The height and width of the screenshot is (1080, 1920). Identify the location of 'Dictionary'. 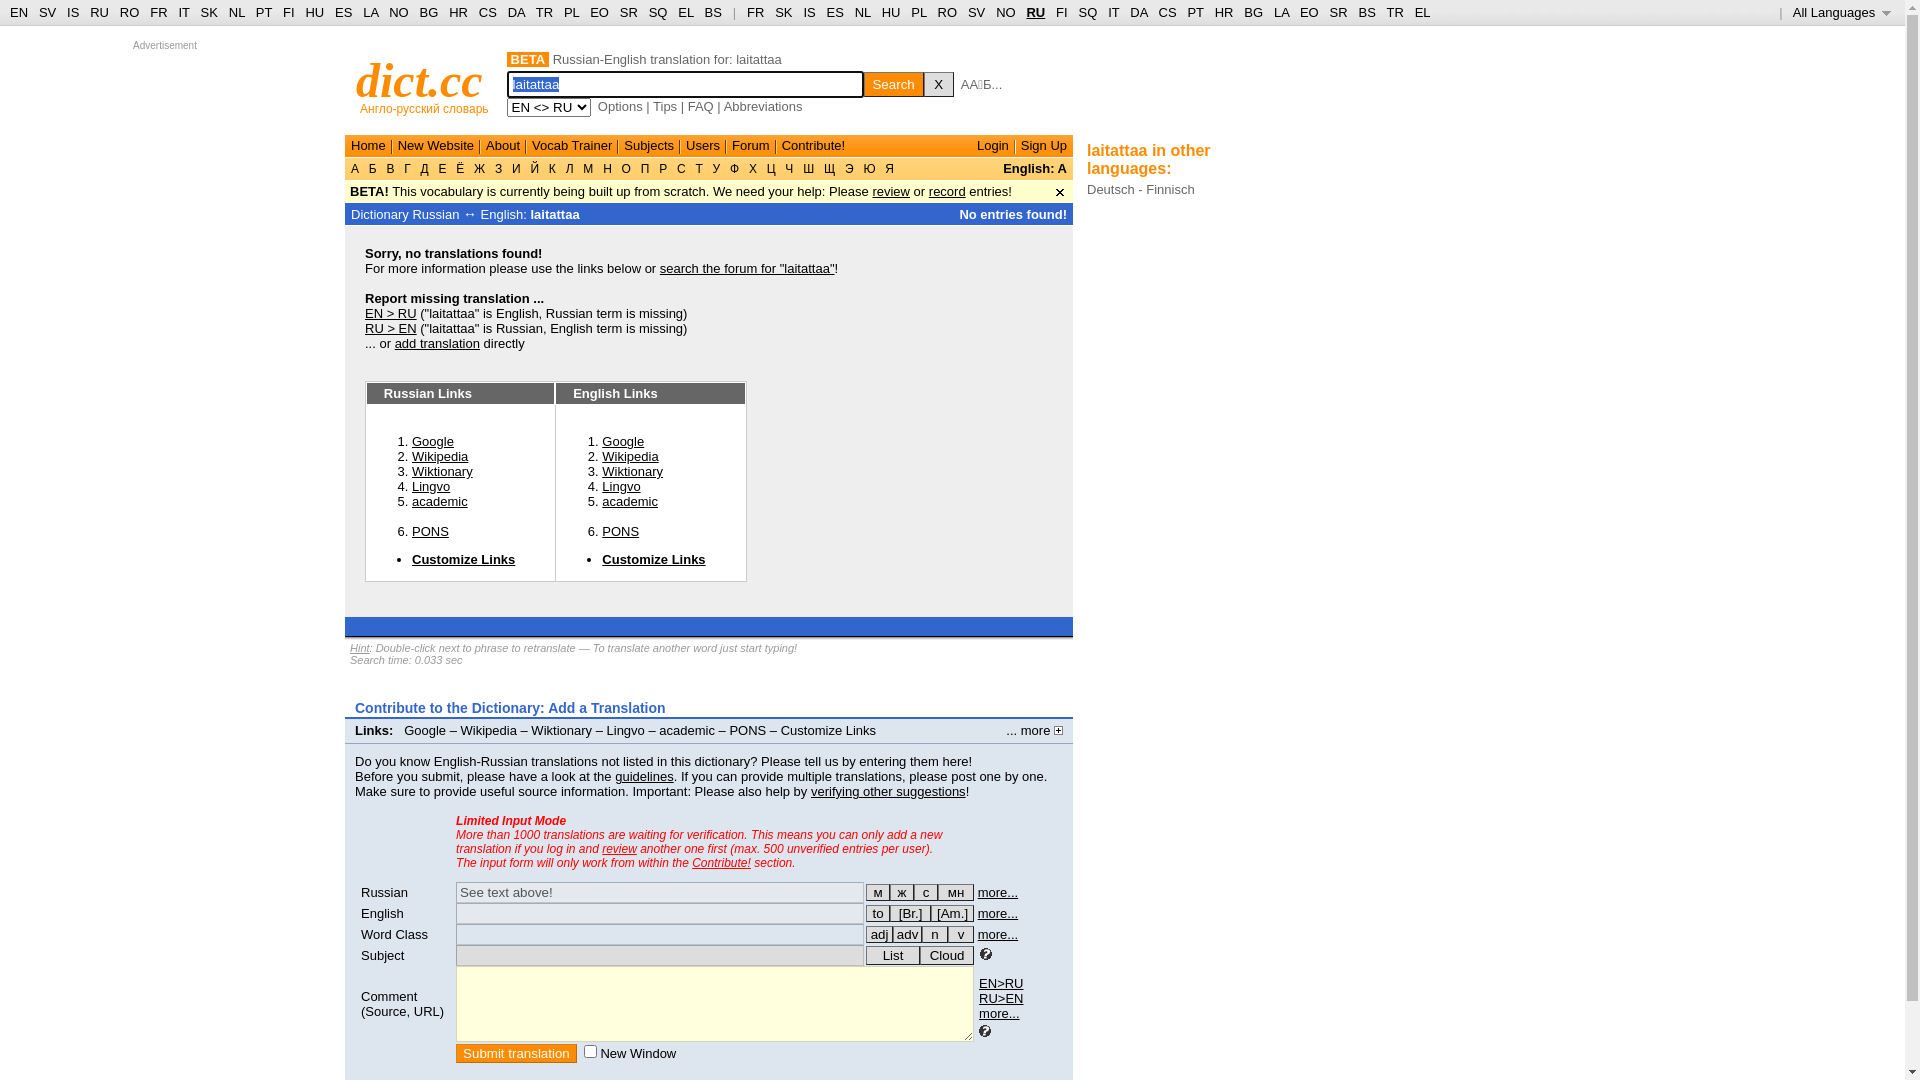
(379, 214).